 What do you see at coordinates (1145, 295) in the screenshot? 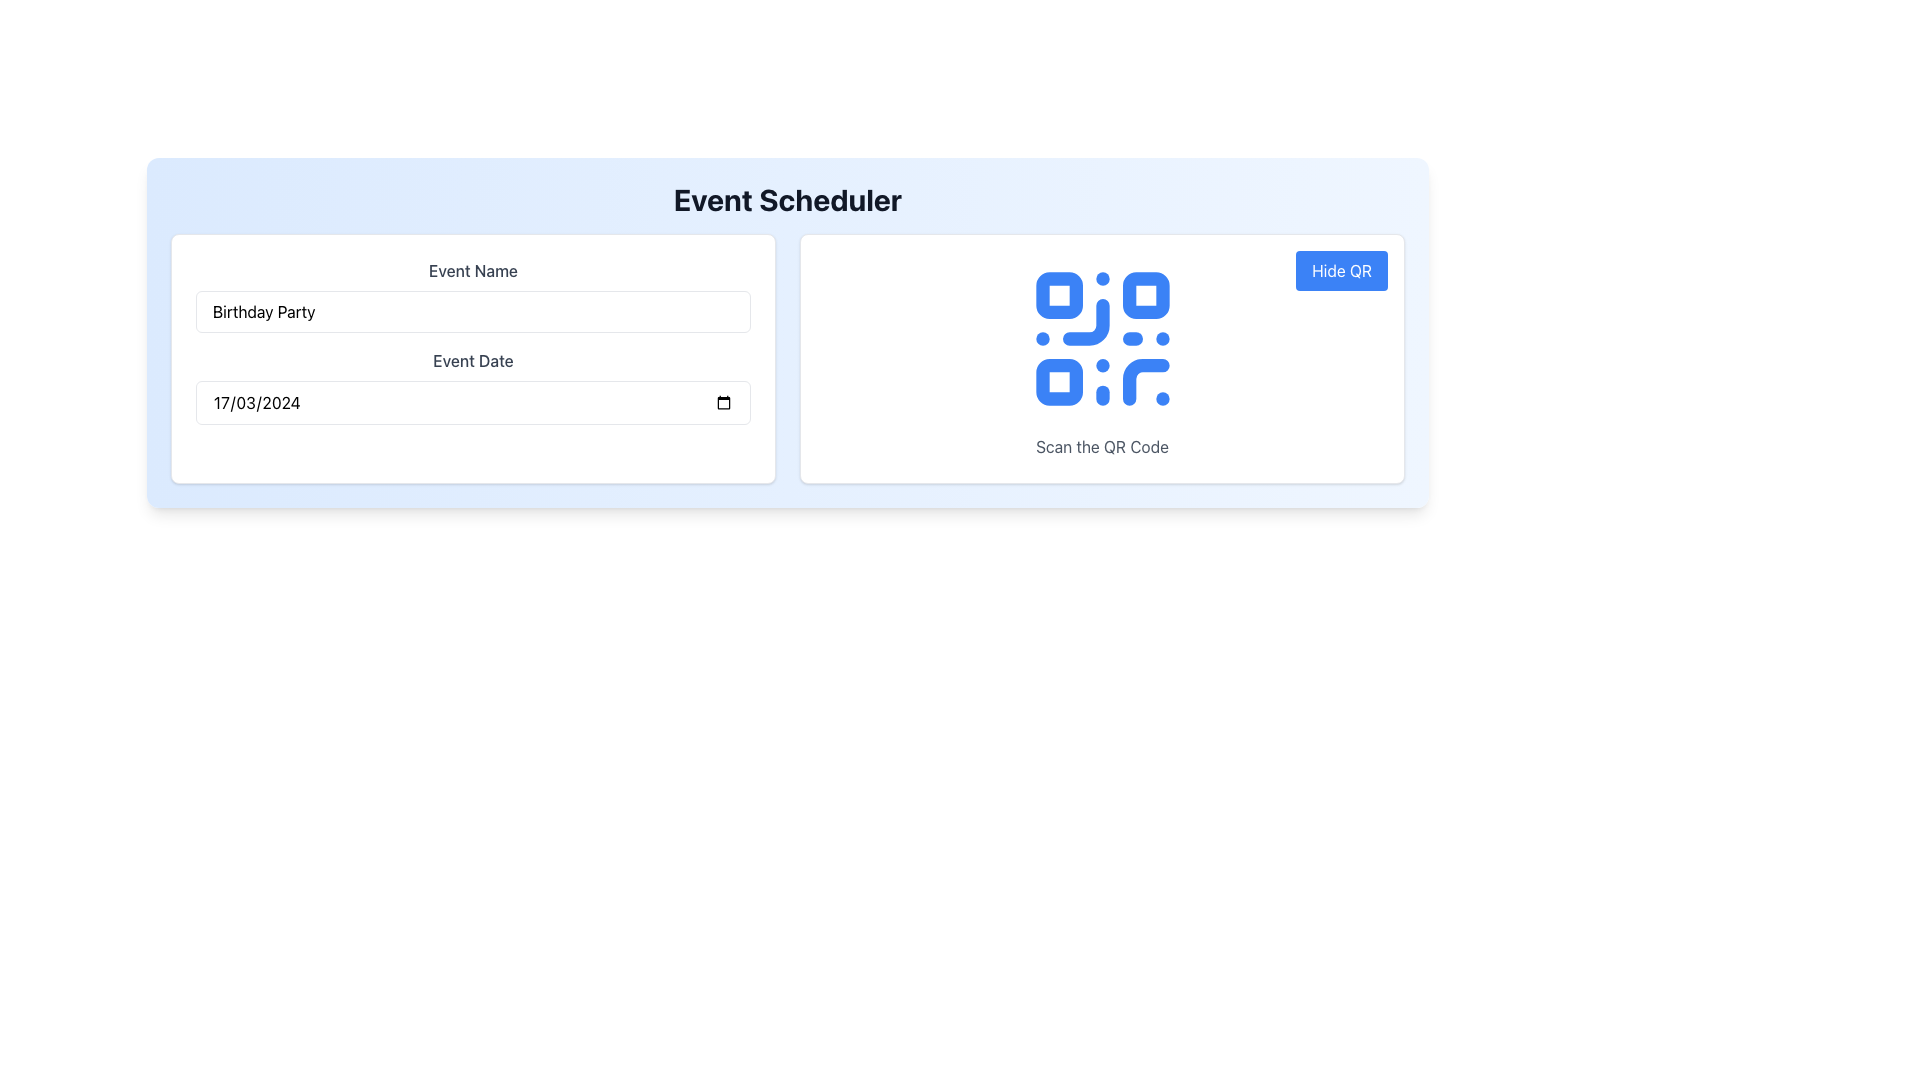
I see `the small square graphical component embedded in the QR code representation, located in the top-right corner of the QR code icon` at bounding box center [1145, 295].